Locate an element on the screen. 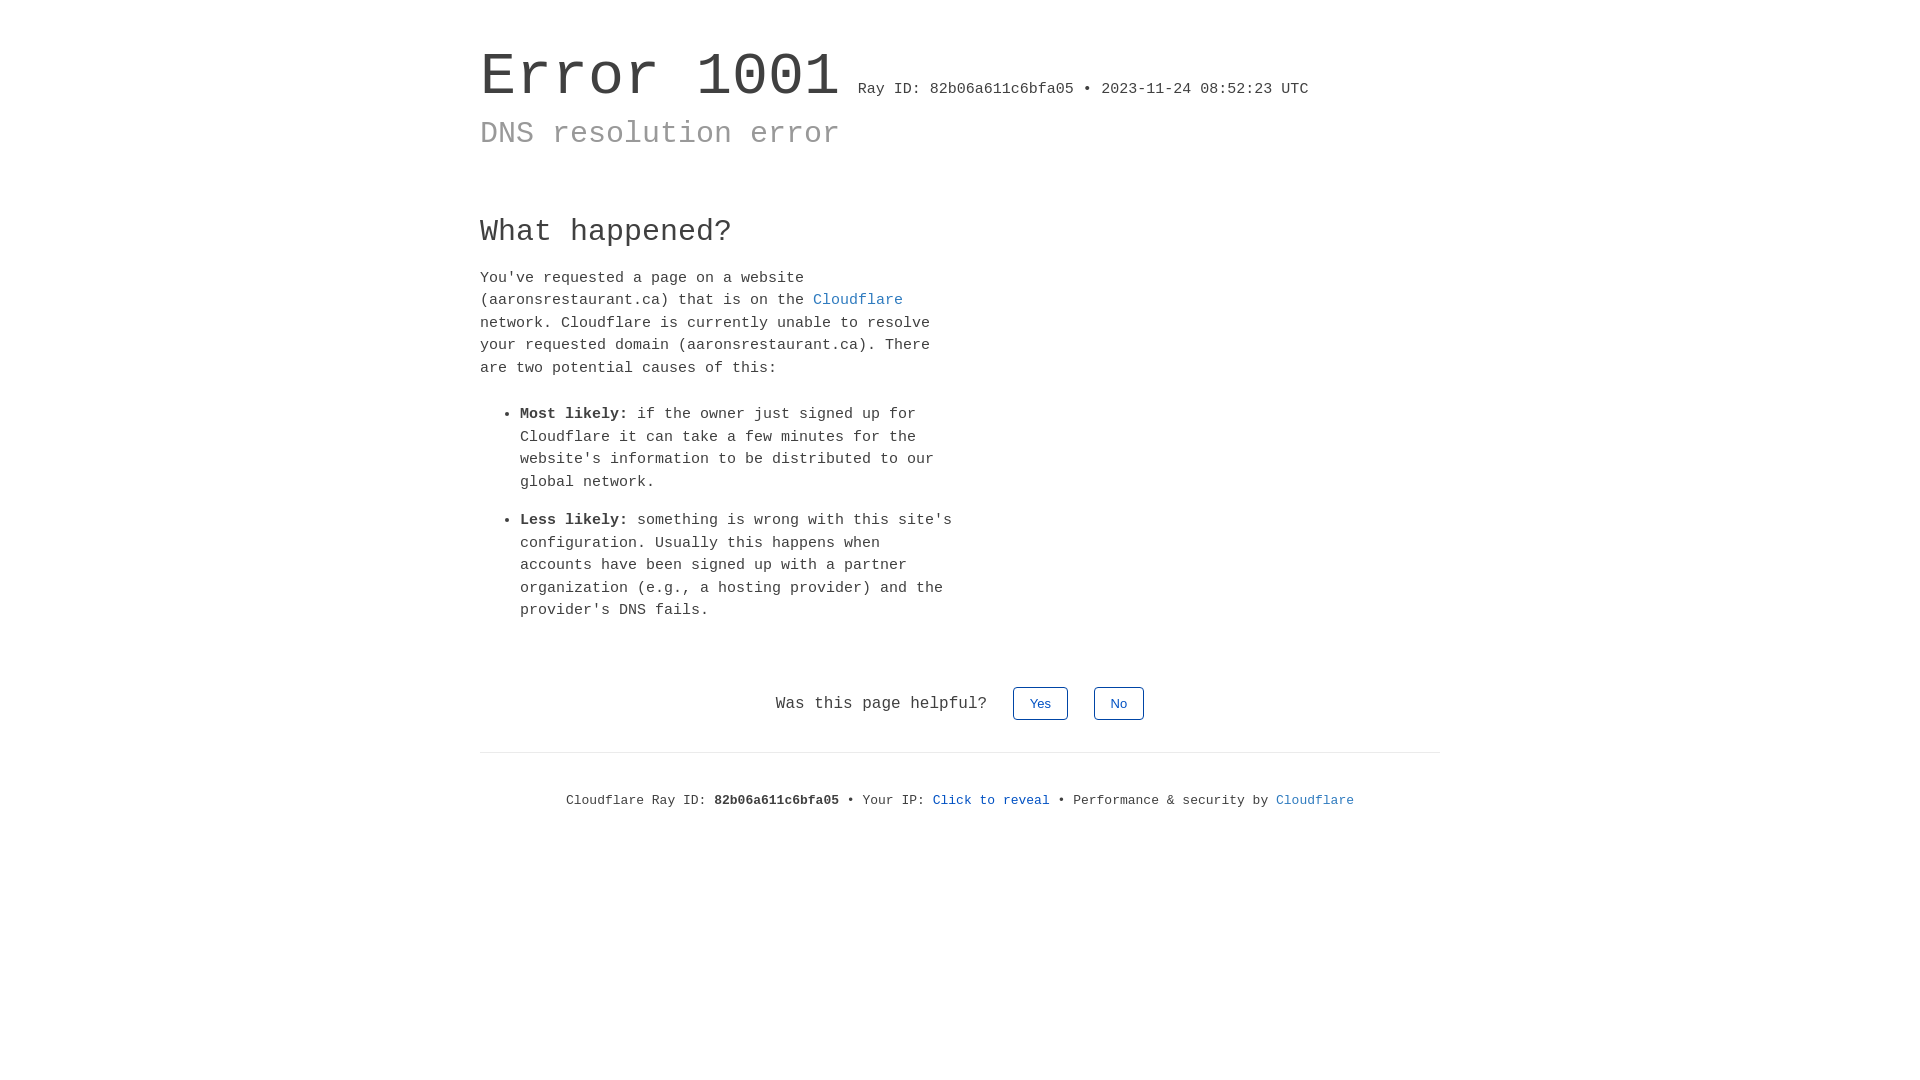  'Cloudflare' is located at coordinates (858, 300).